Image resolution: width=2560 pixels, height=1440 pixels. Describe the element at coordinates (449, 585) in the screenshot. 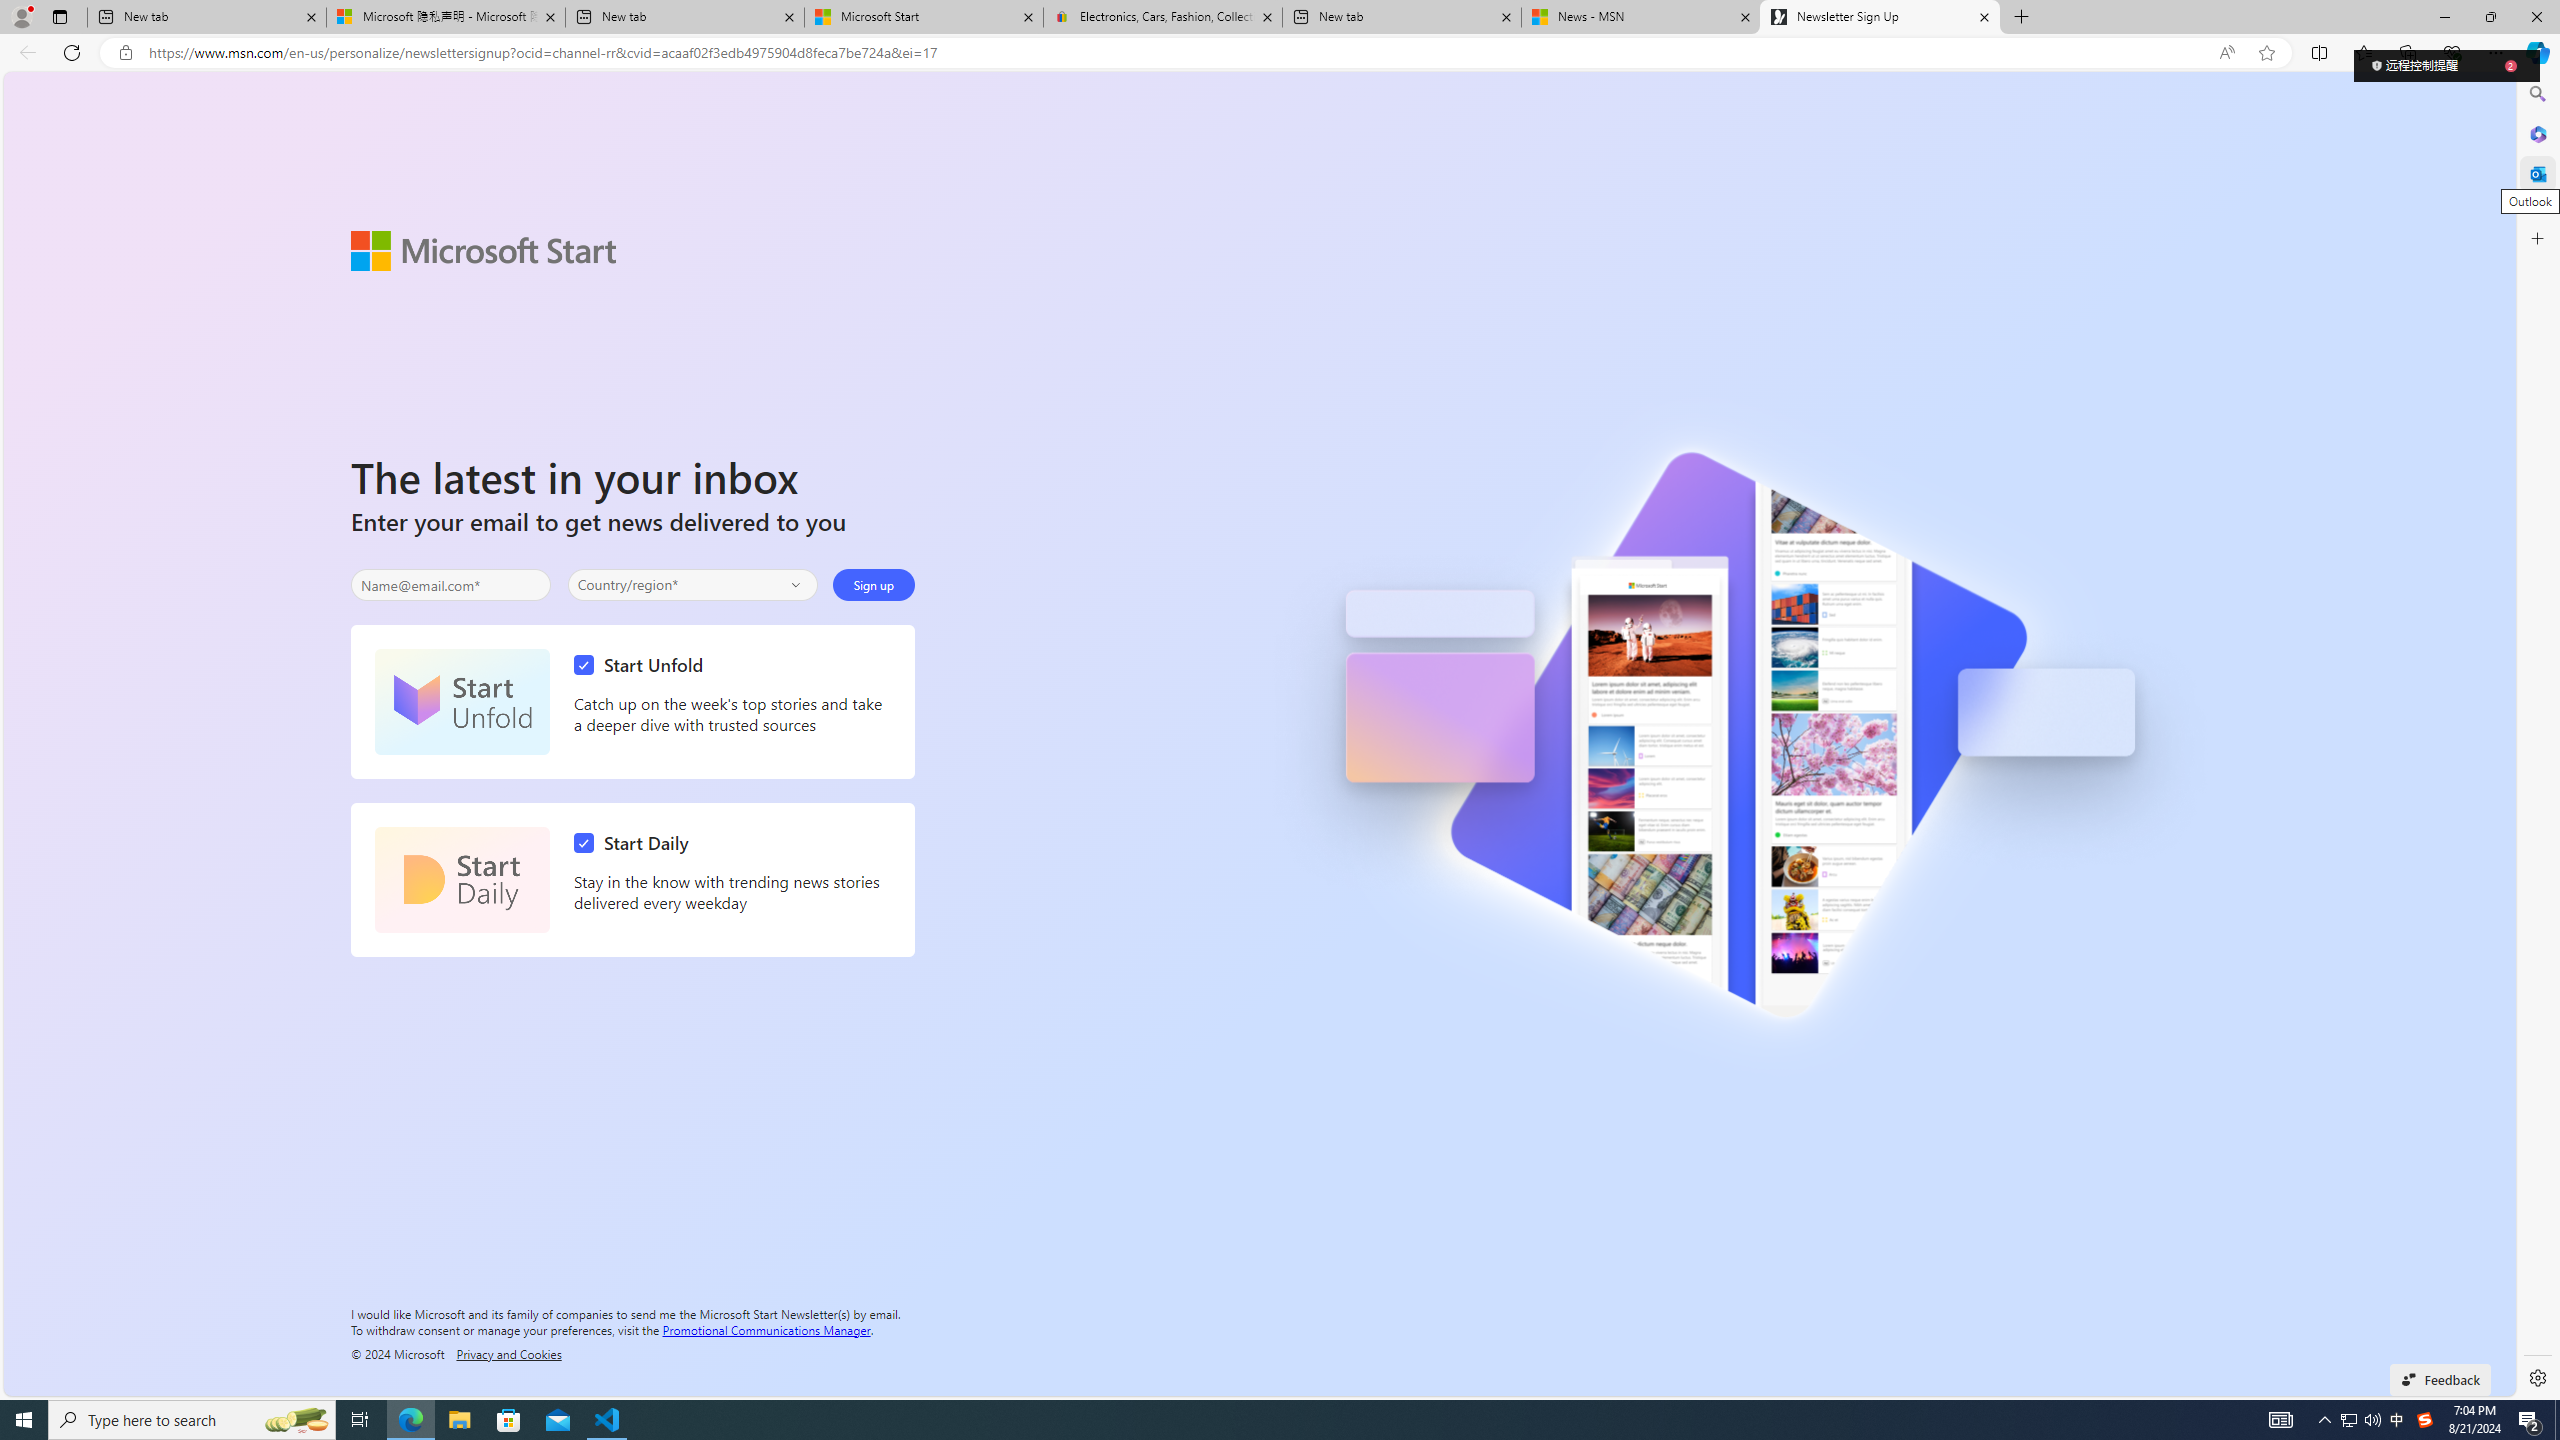

I see `'Enter your email'` at that location.